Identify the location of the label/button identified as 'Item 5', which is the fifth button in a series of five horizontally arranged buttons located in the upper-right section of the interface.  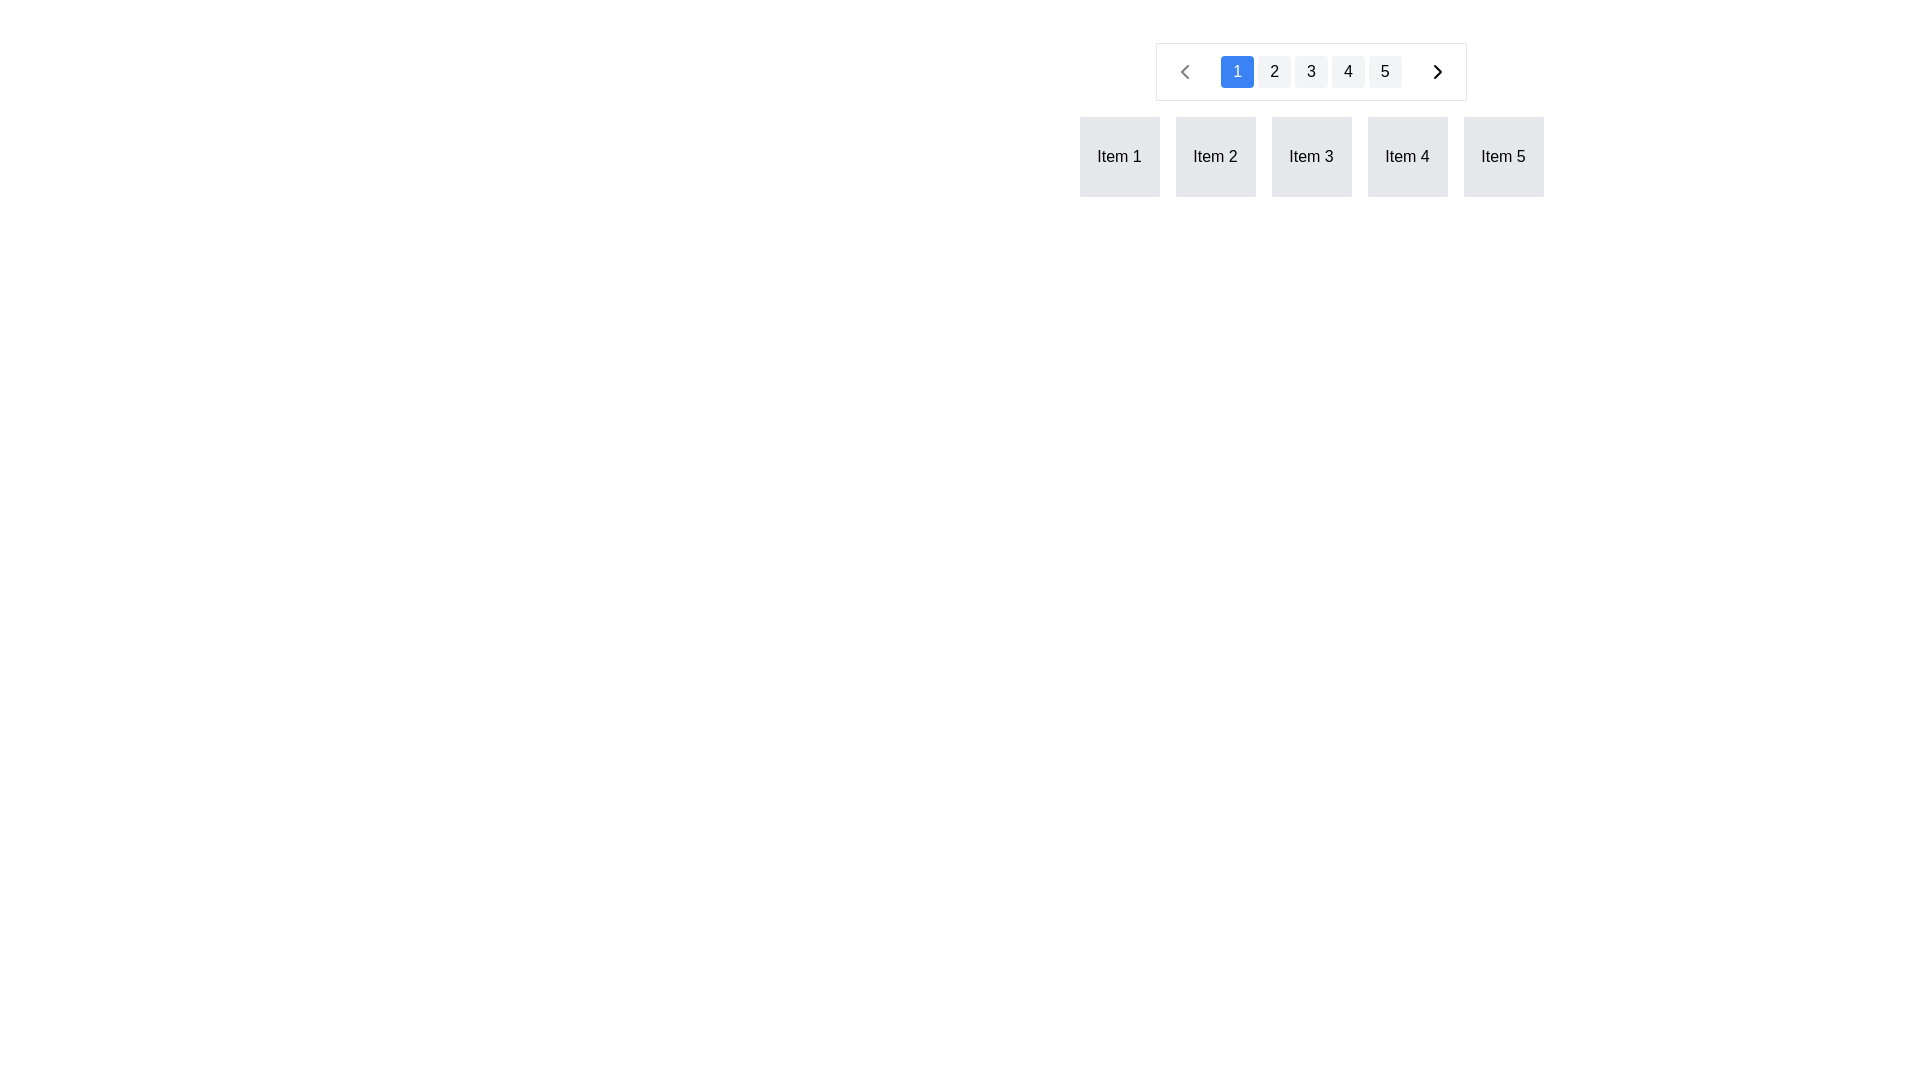
(1503, 156).